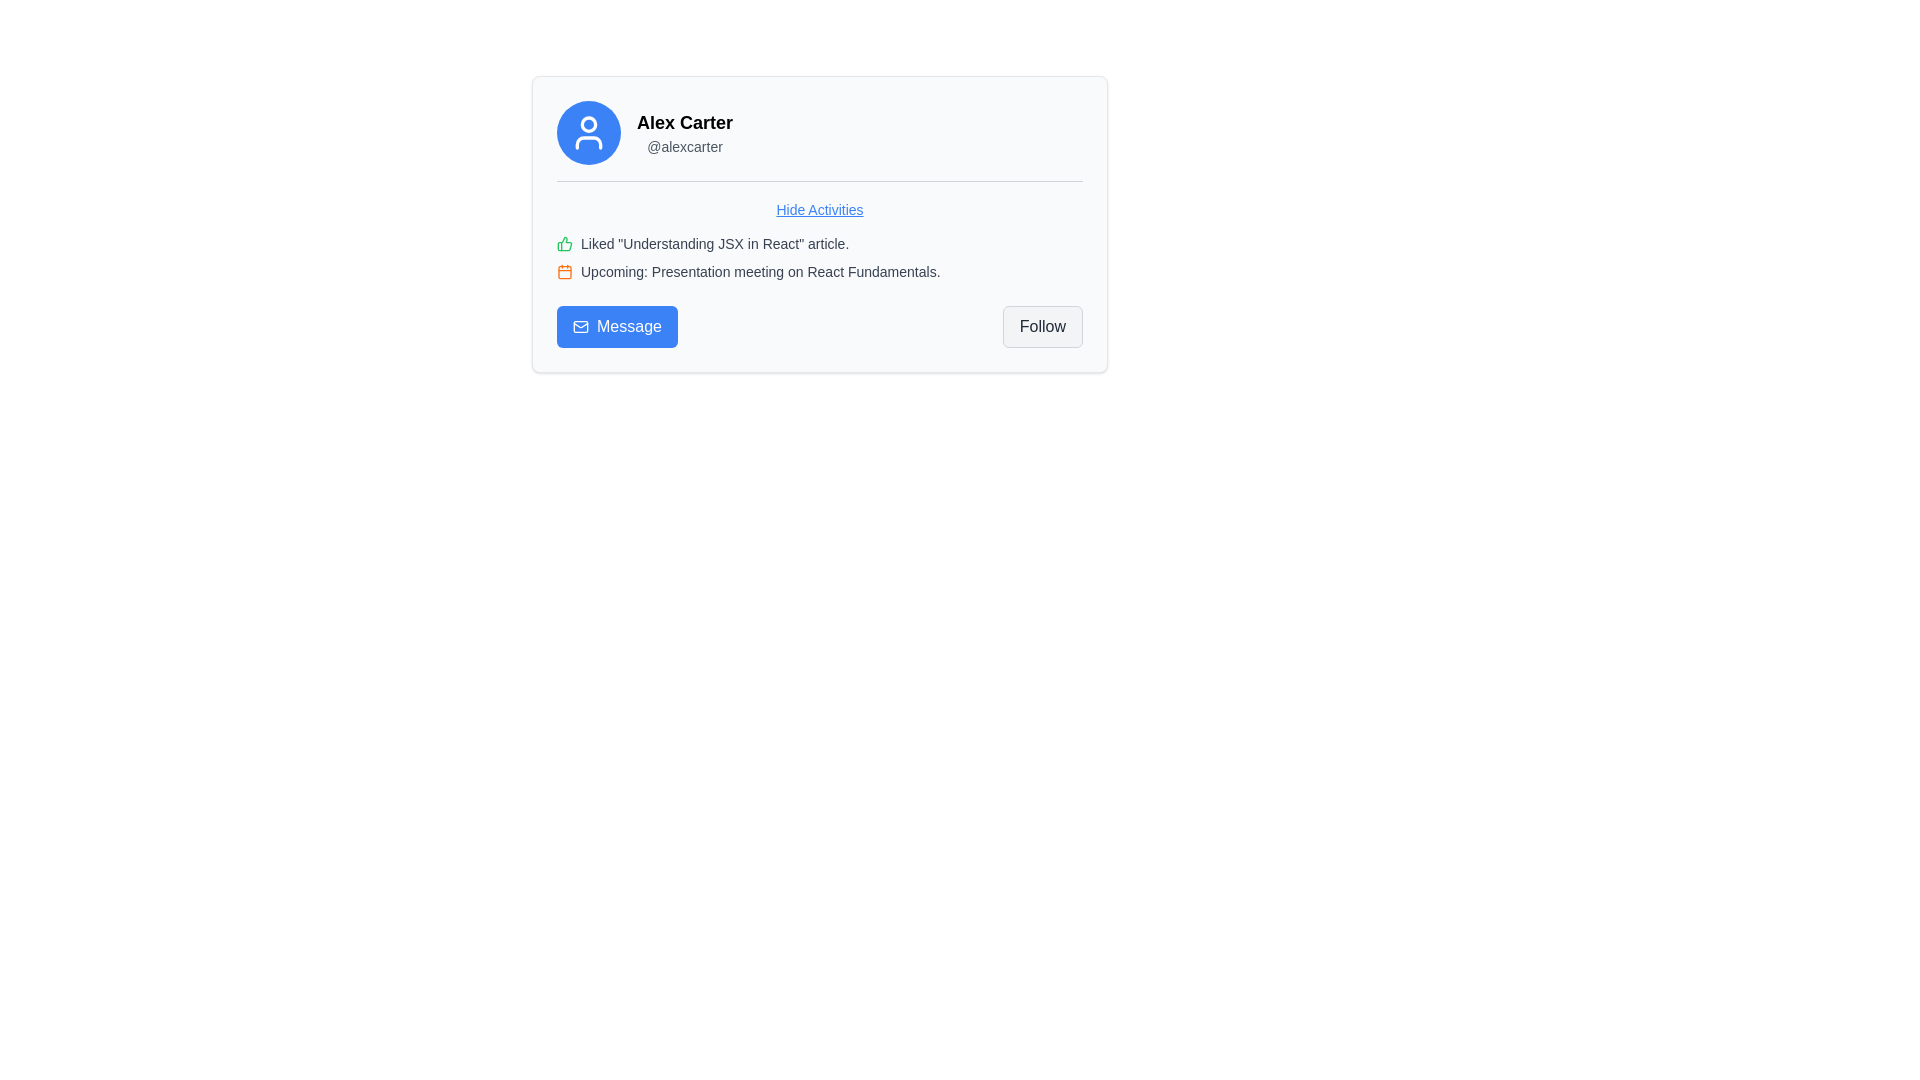 Image resolution: width=1920 pixels, height=1080 pixels. Describe the element at coordinates (564, 272) in the screenshot. I see `the calendar event icon located to the left of the text 'Upcoming: Presentation meeting on React Fundamentals'` at that location.